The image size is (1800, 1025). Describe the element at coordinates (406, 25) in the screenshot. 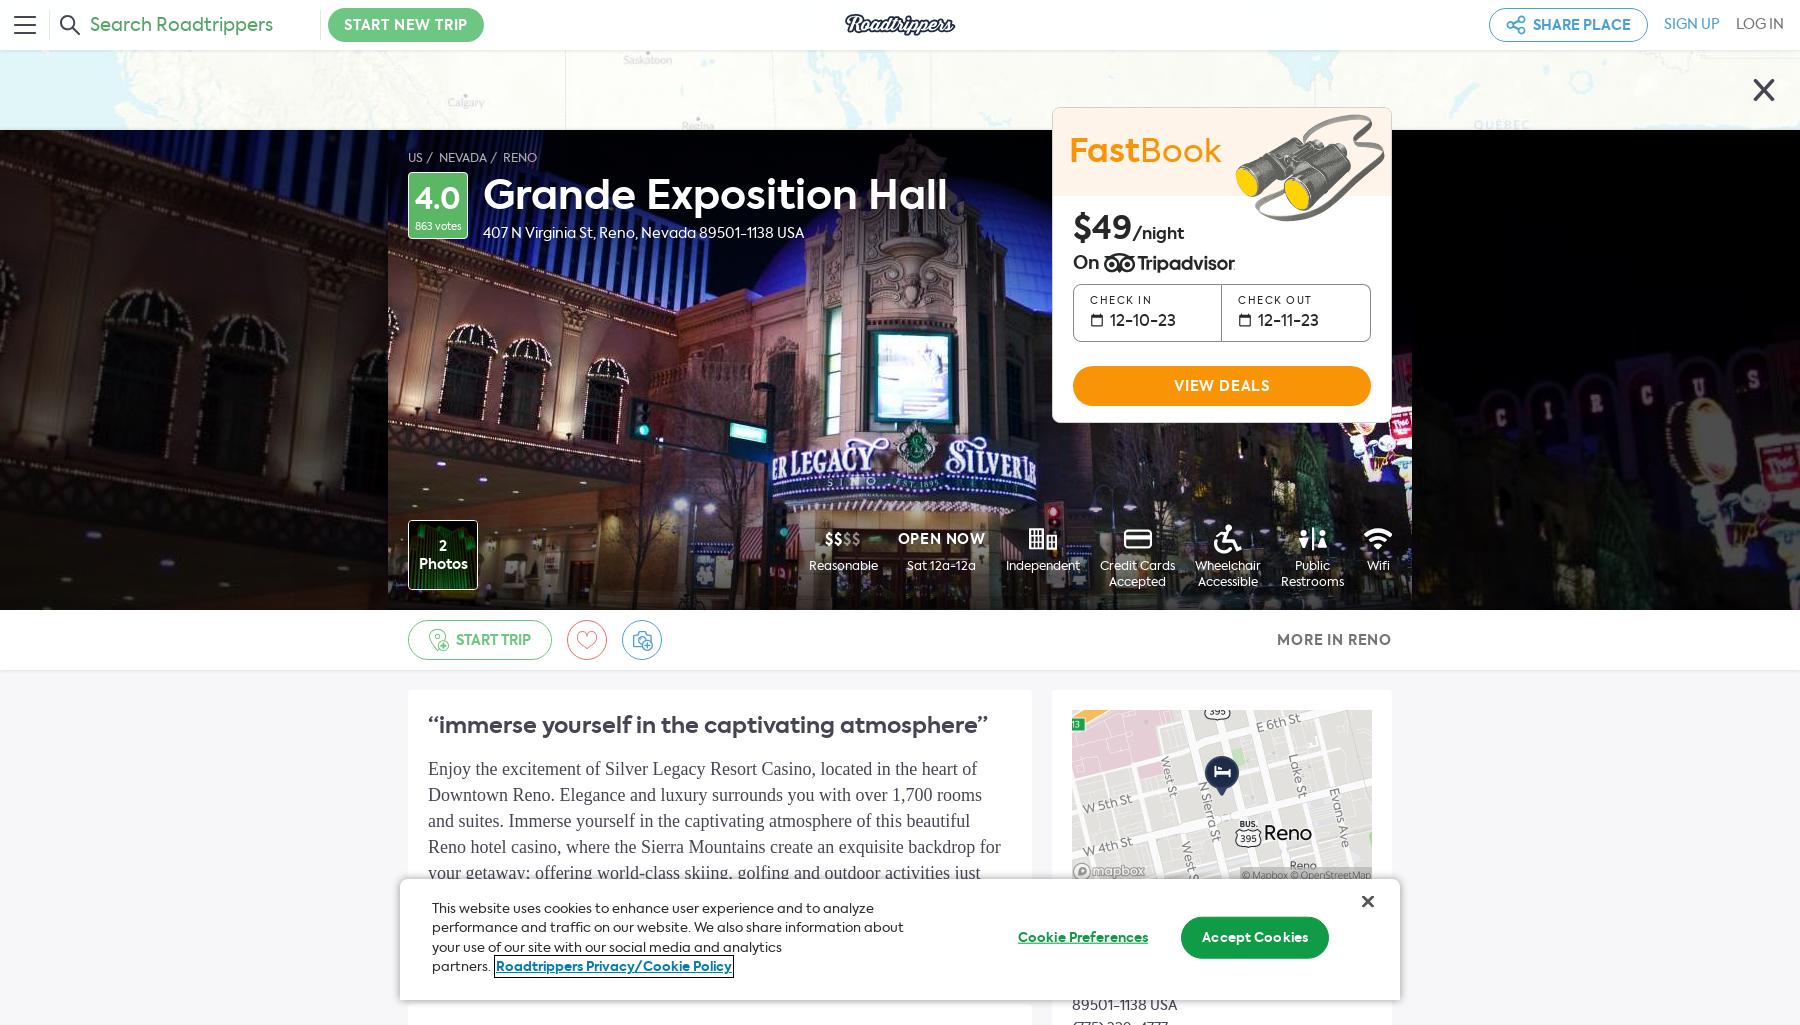

I see `'Start New Trip'` at that location.